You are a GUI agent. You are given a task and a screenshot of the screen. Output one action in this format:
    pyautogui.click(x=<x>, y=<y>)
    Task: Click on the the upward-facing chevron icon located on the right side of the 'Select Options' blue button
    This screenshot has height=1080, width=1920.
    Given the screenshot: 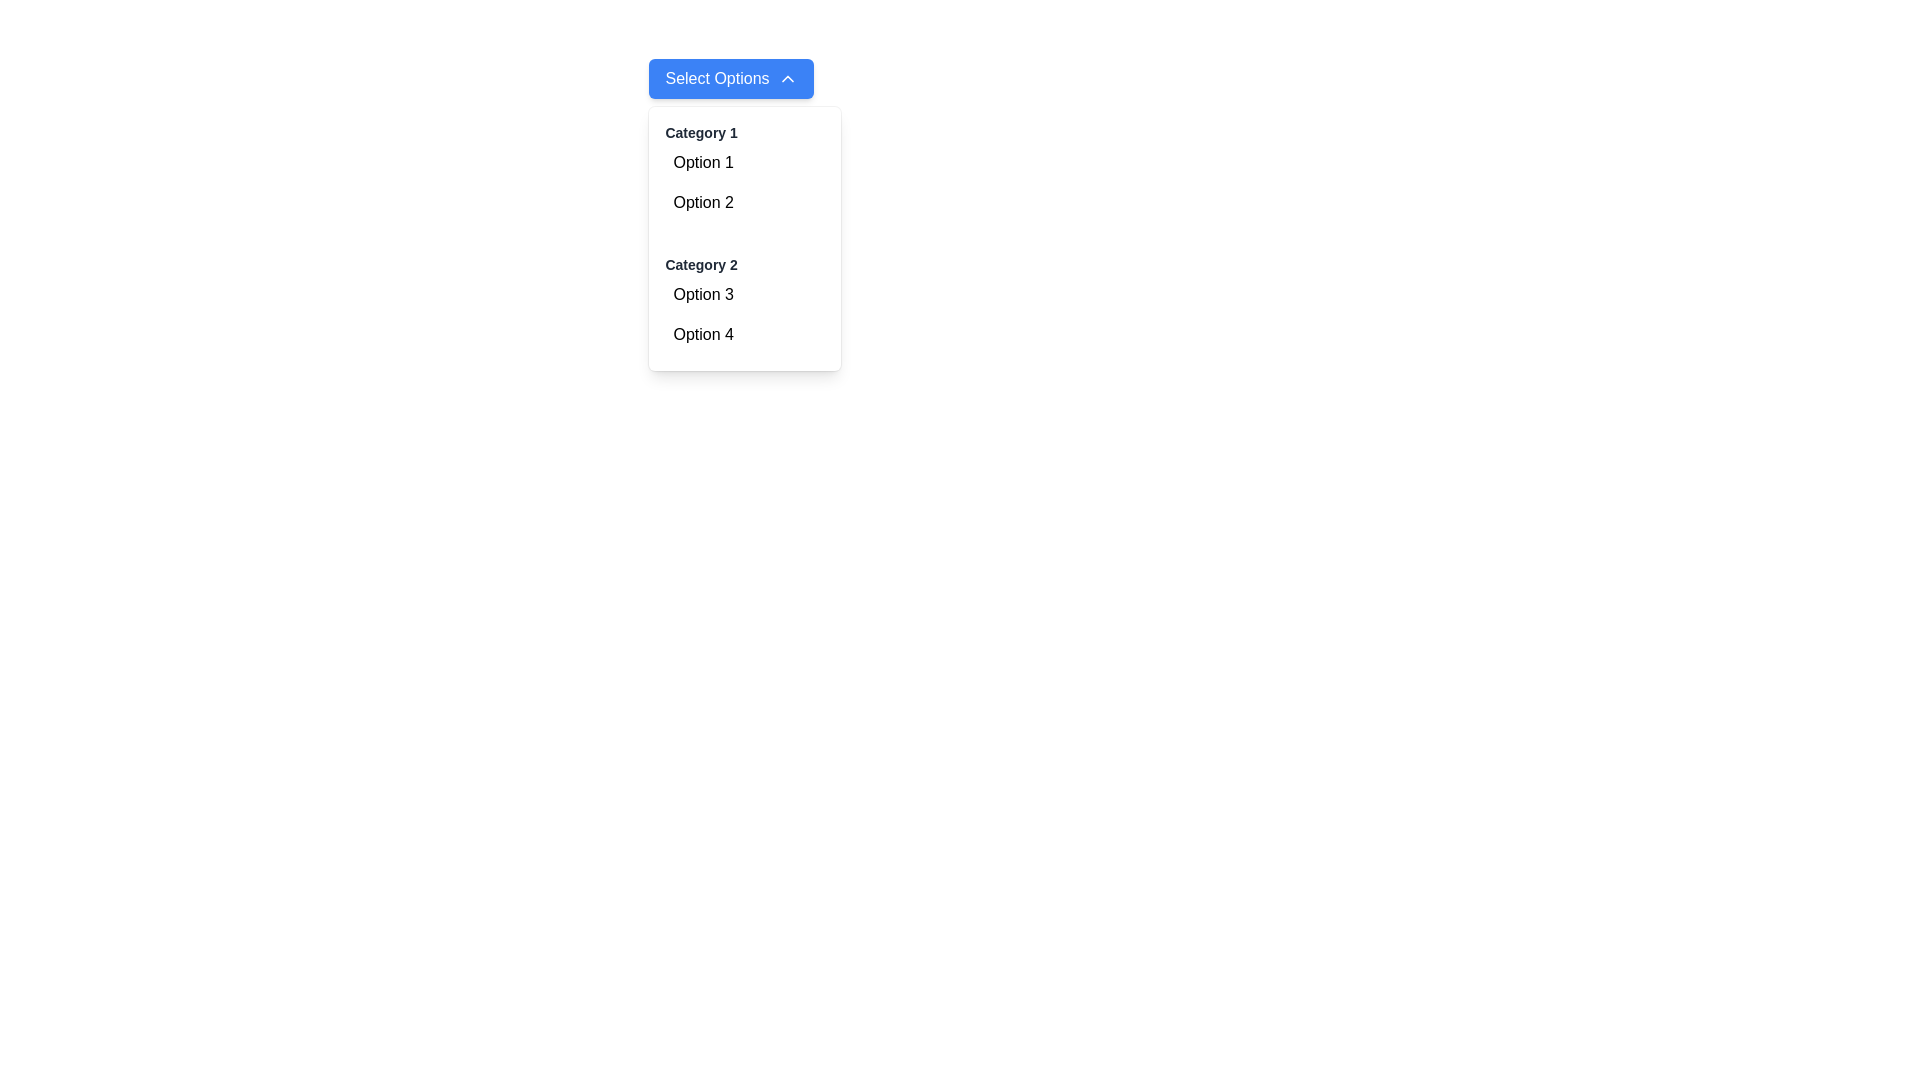 What is the action you would take?
    pyautogui.click(x=786, y=77)
    